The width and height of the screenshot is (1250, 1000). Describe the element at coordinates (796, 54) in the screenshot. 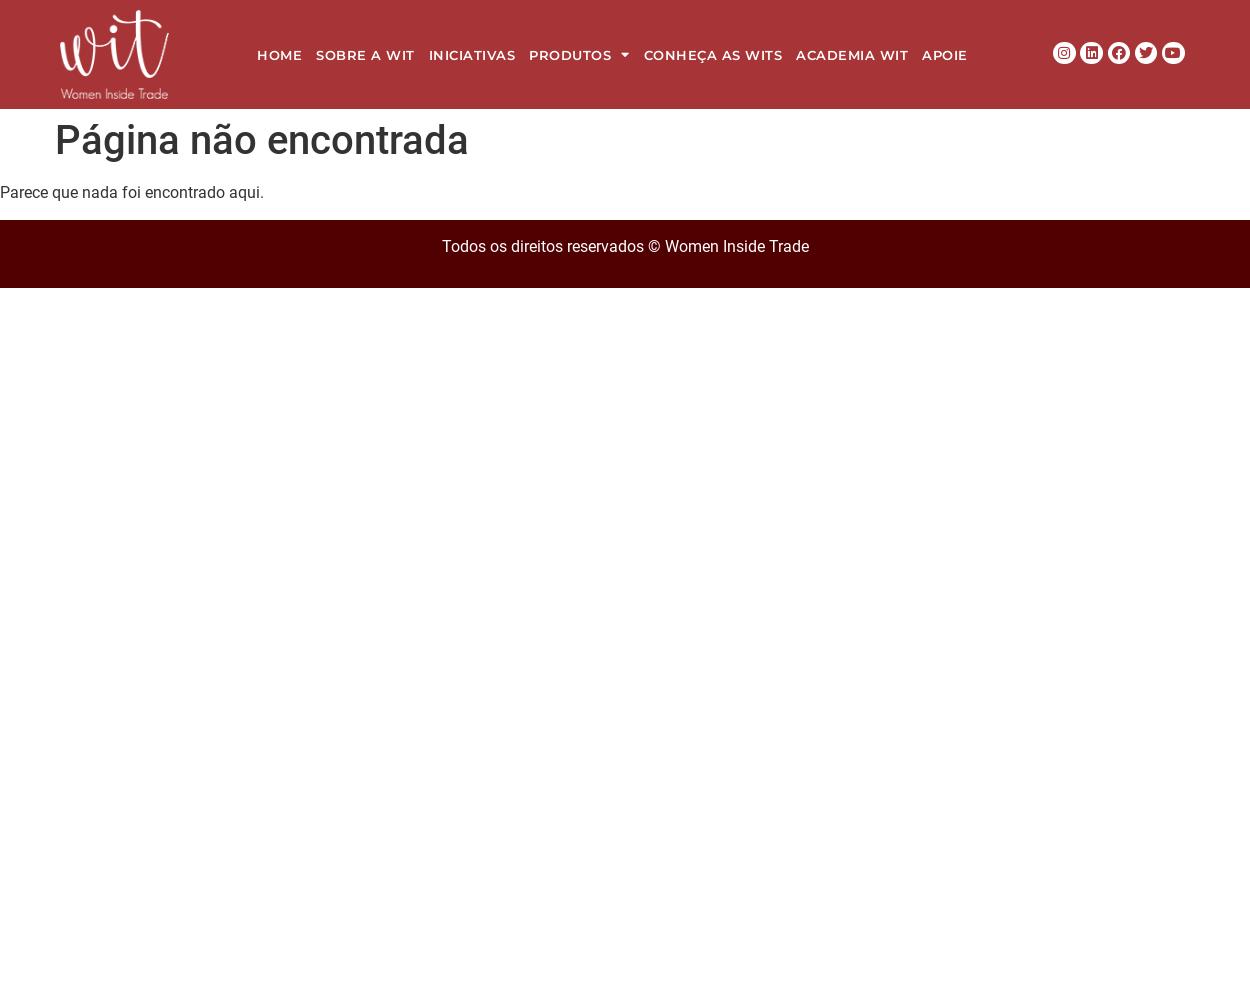

I see `'Academia WIT'` at that location.